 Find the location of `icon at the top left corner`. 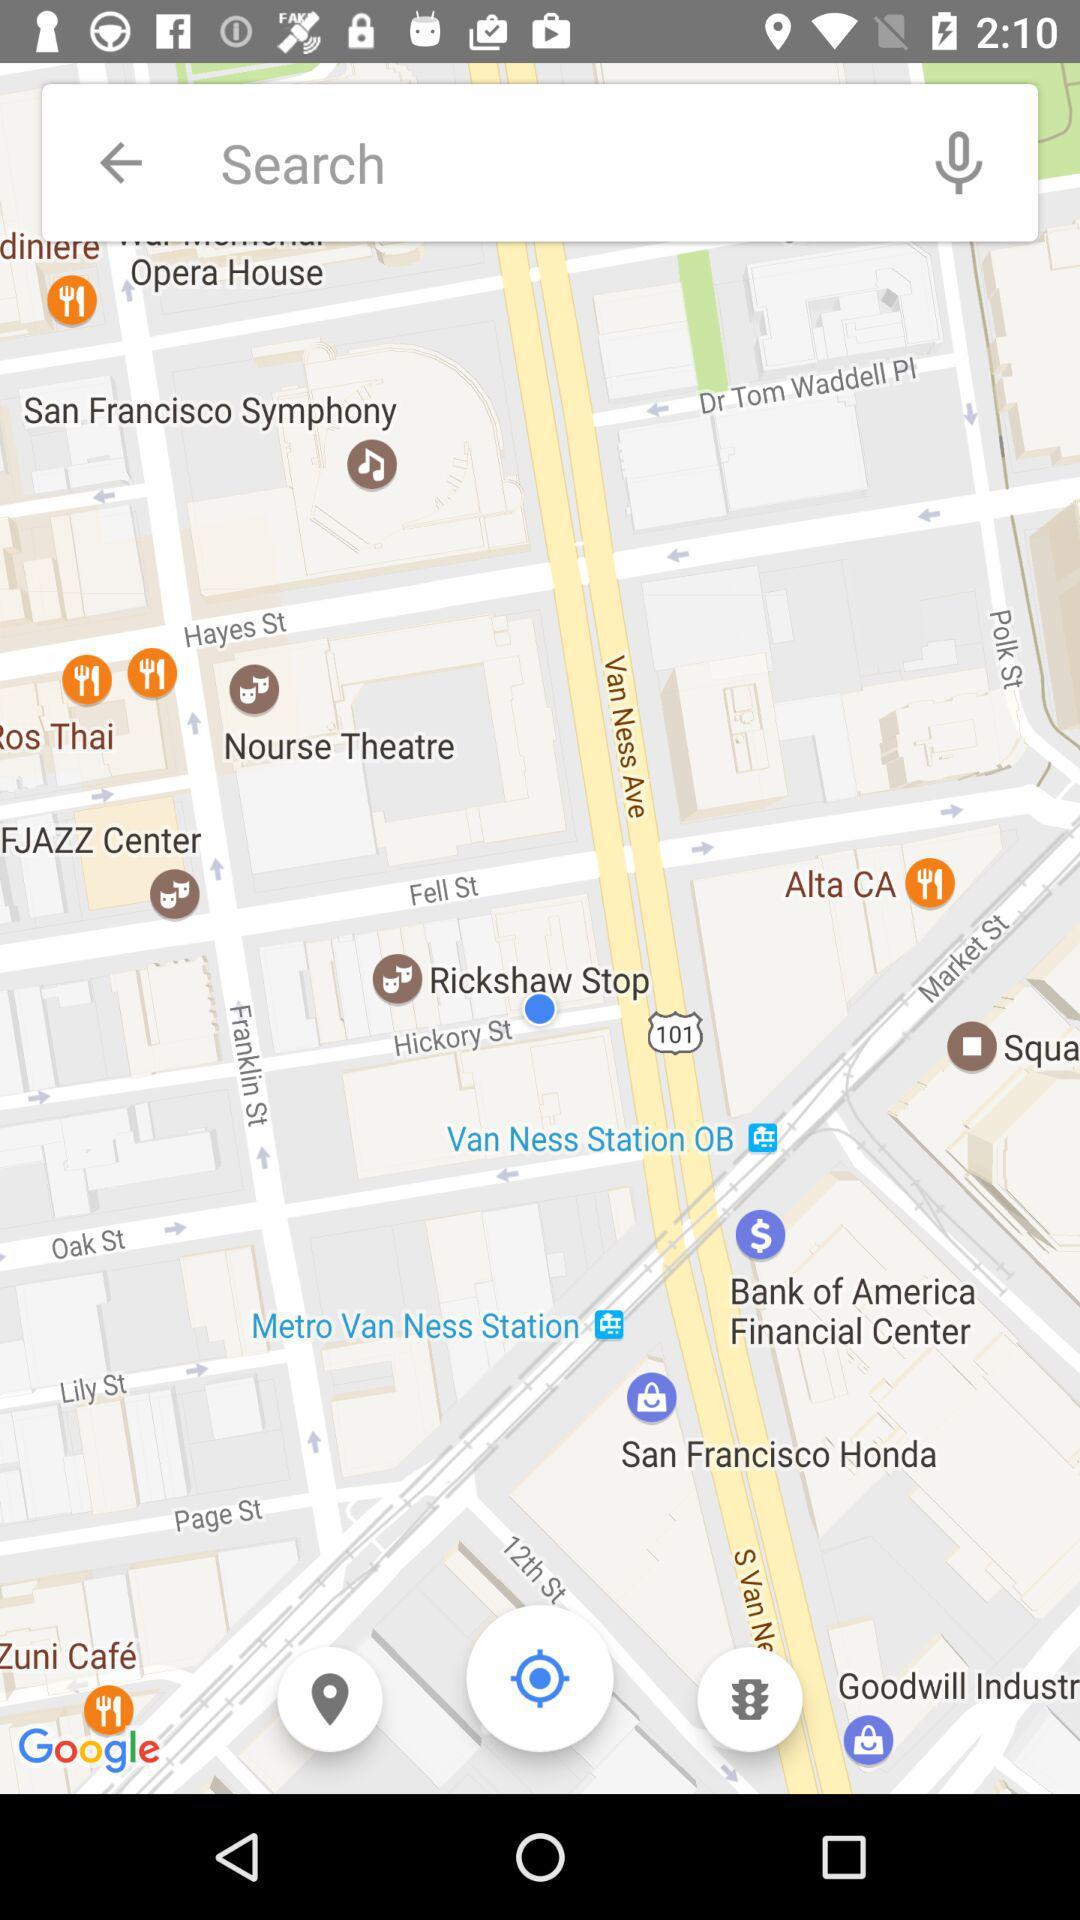

icon at the top left corner is located at coordinates (120, 162).